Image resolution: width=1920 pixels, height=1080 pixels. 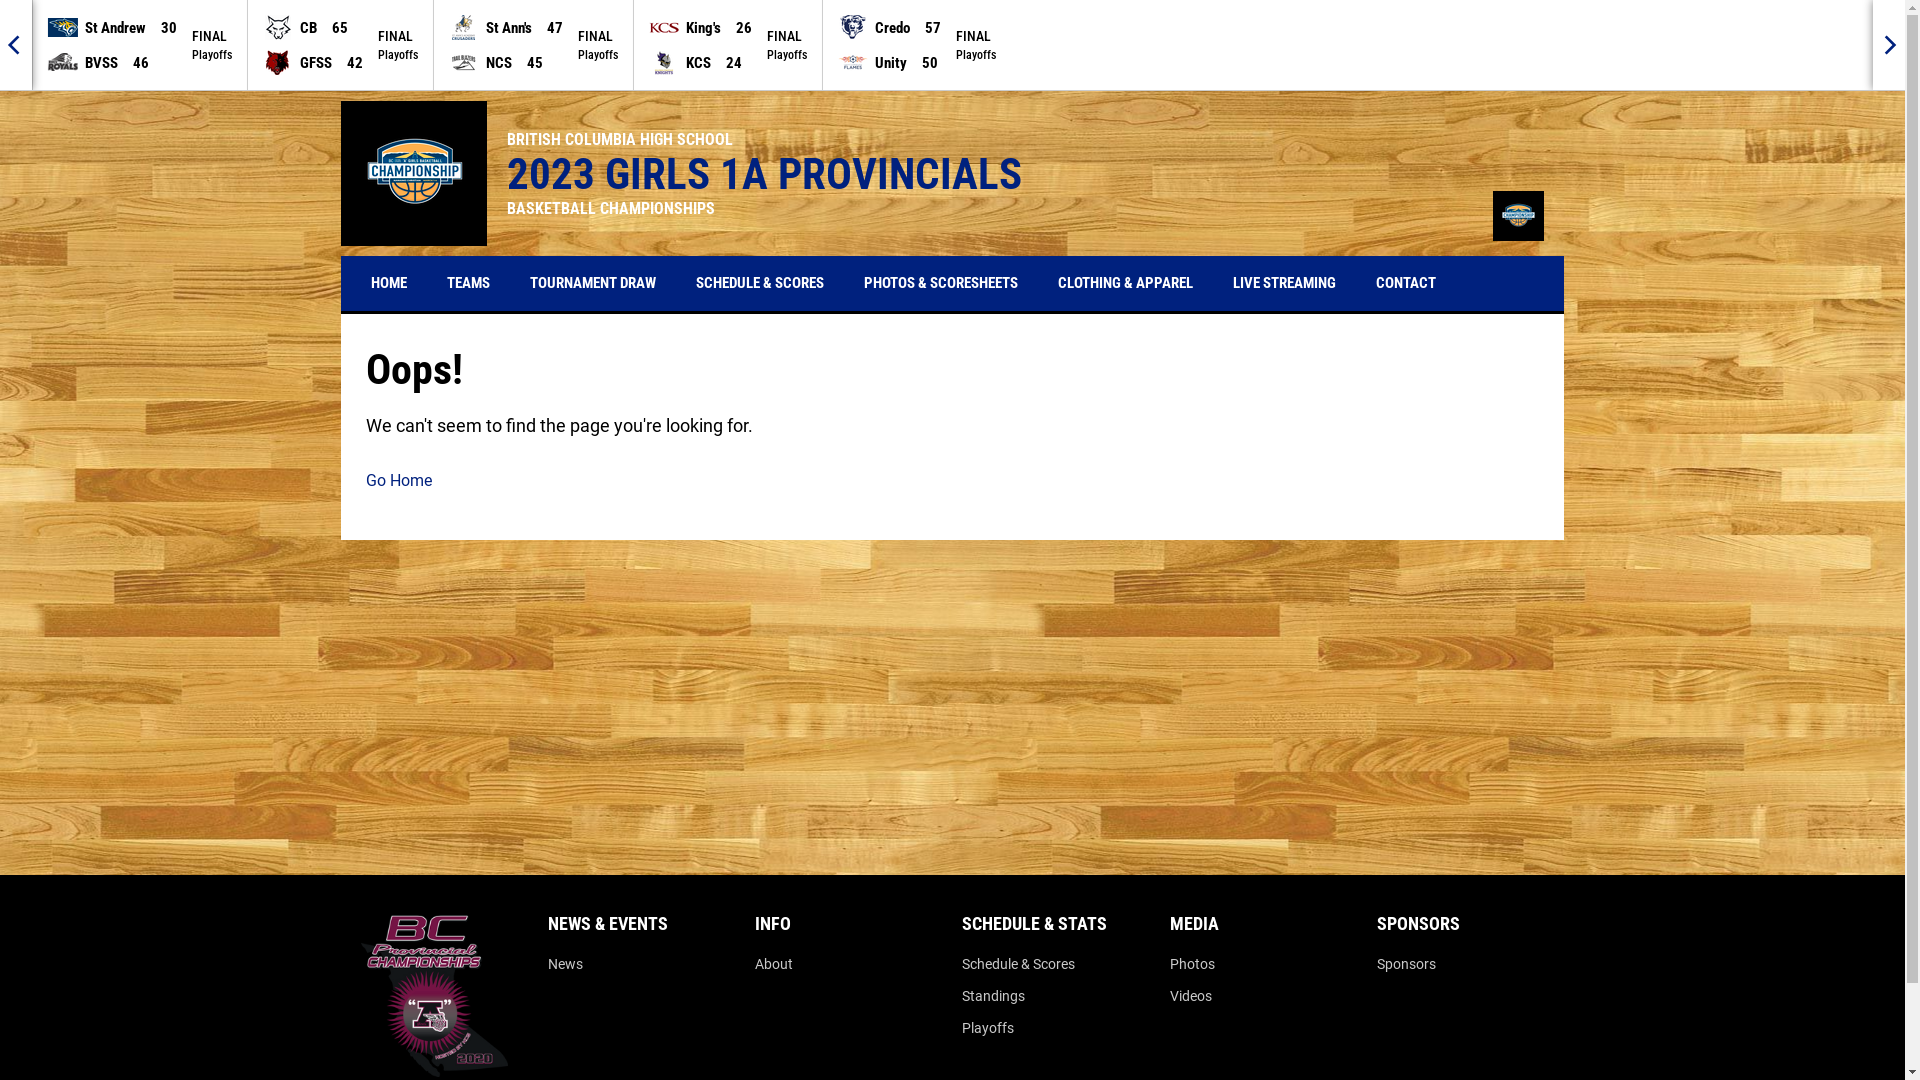 I want to click on 'Sponsors', so click(x=1405, y=963).